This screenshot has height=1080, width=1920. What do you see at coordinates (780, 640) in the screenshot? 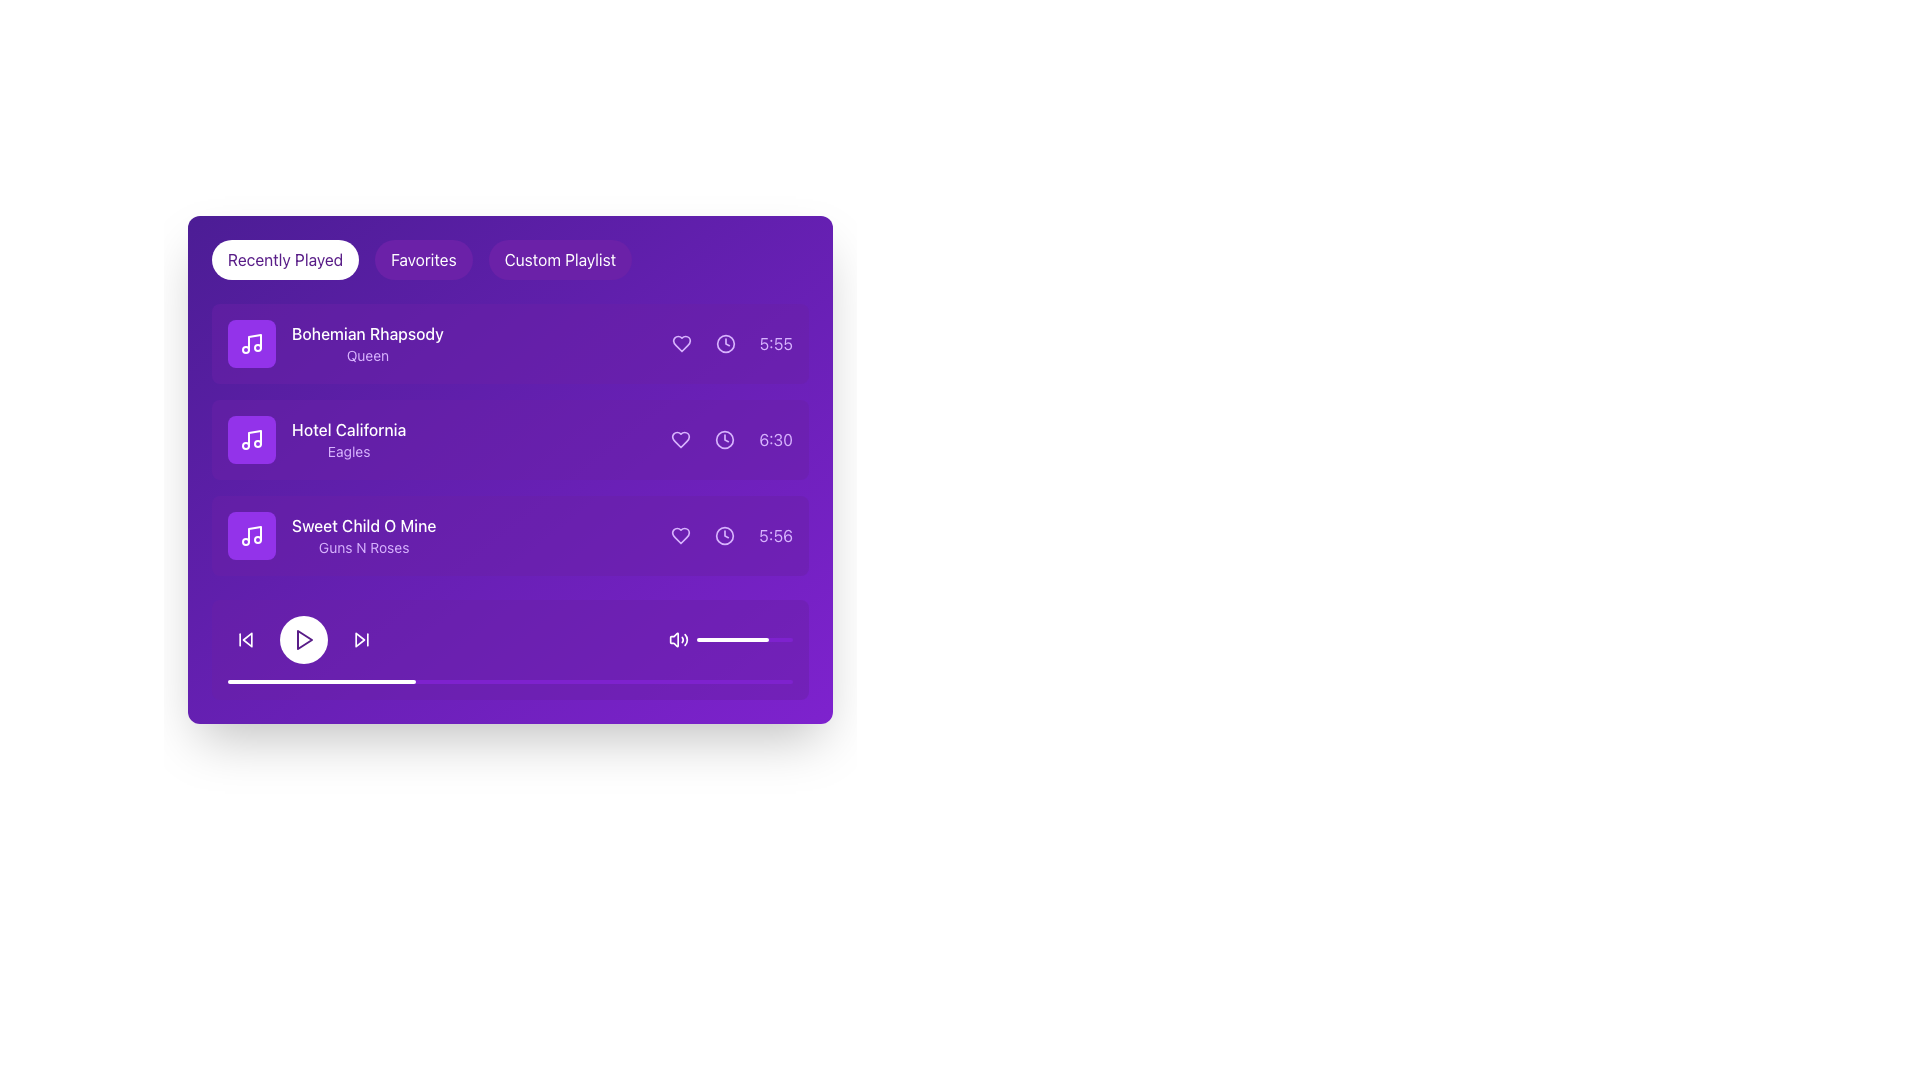
I see `the volume level` at bounding box center [780, 640].